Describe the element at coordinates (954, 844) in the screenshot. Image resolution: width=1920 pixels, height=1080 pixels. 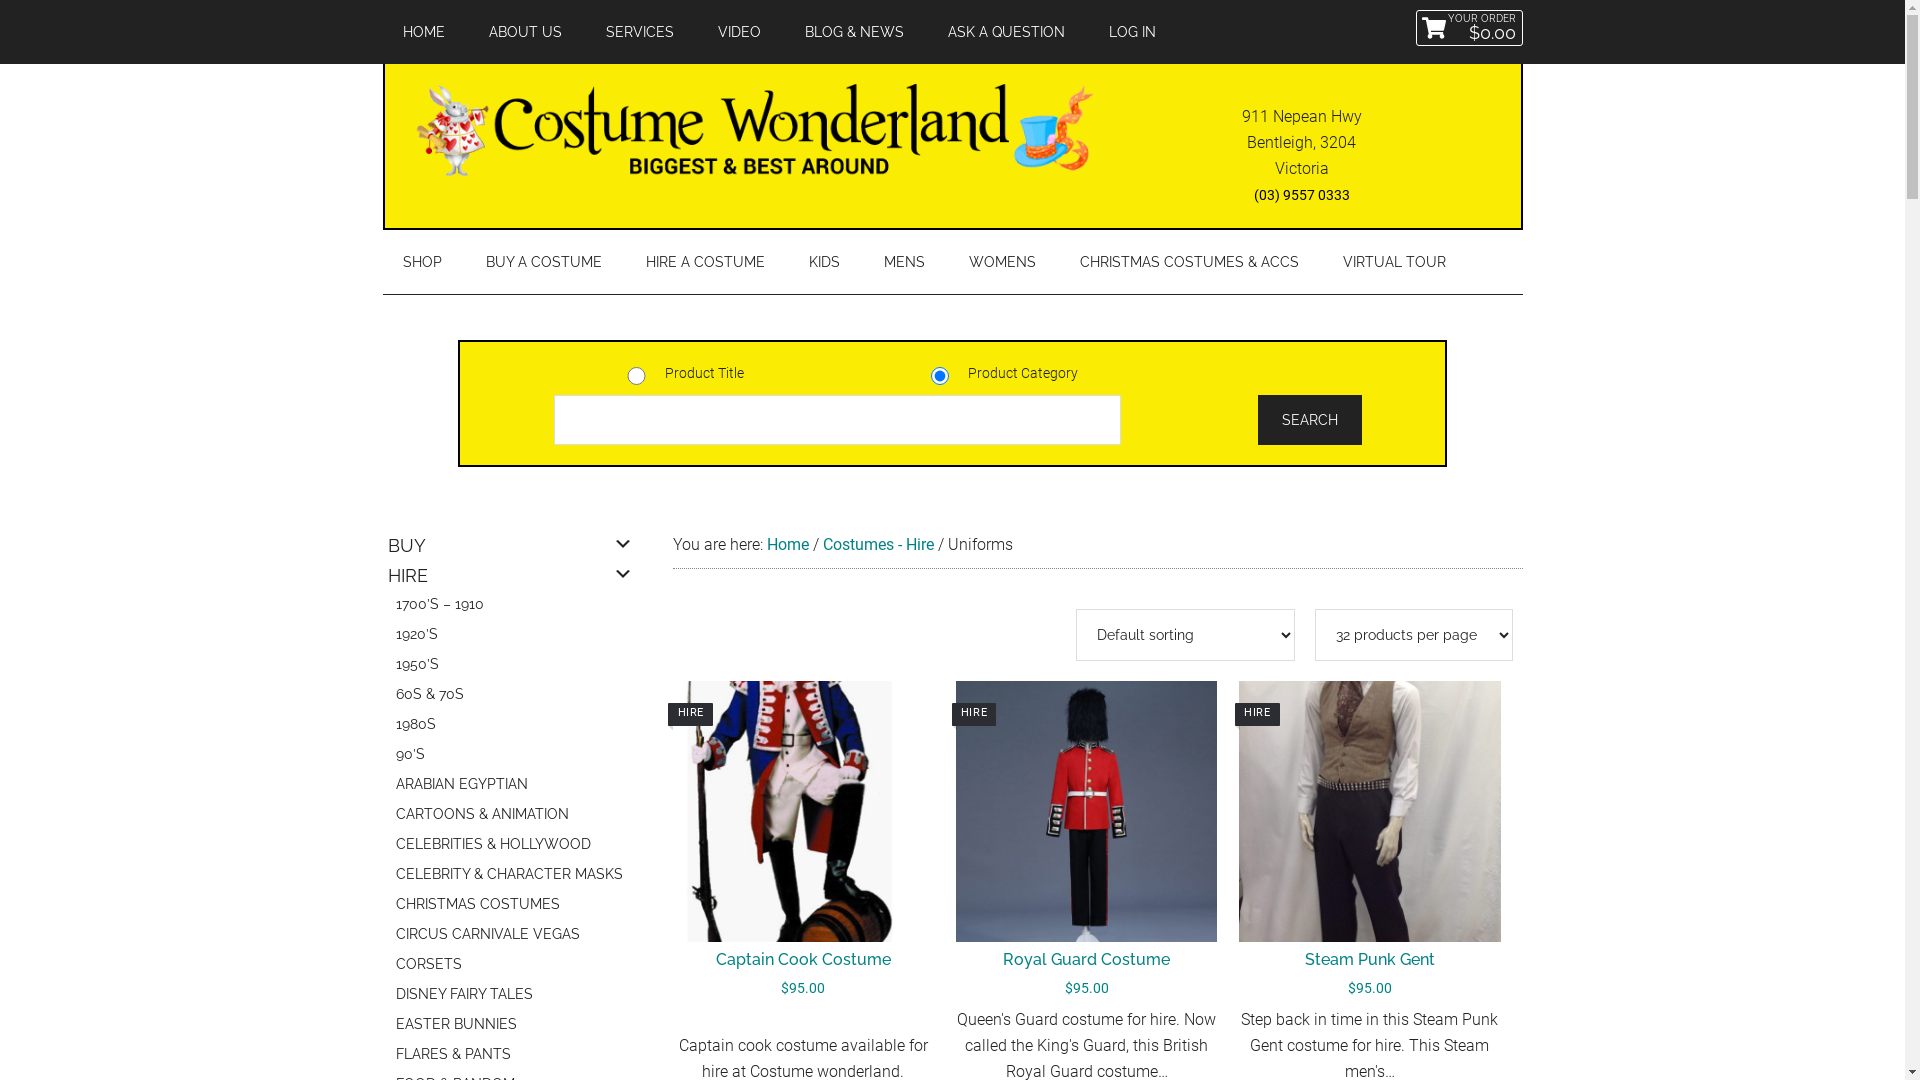
I see `'HIRE` at that location.